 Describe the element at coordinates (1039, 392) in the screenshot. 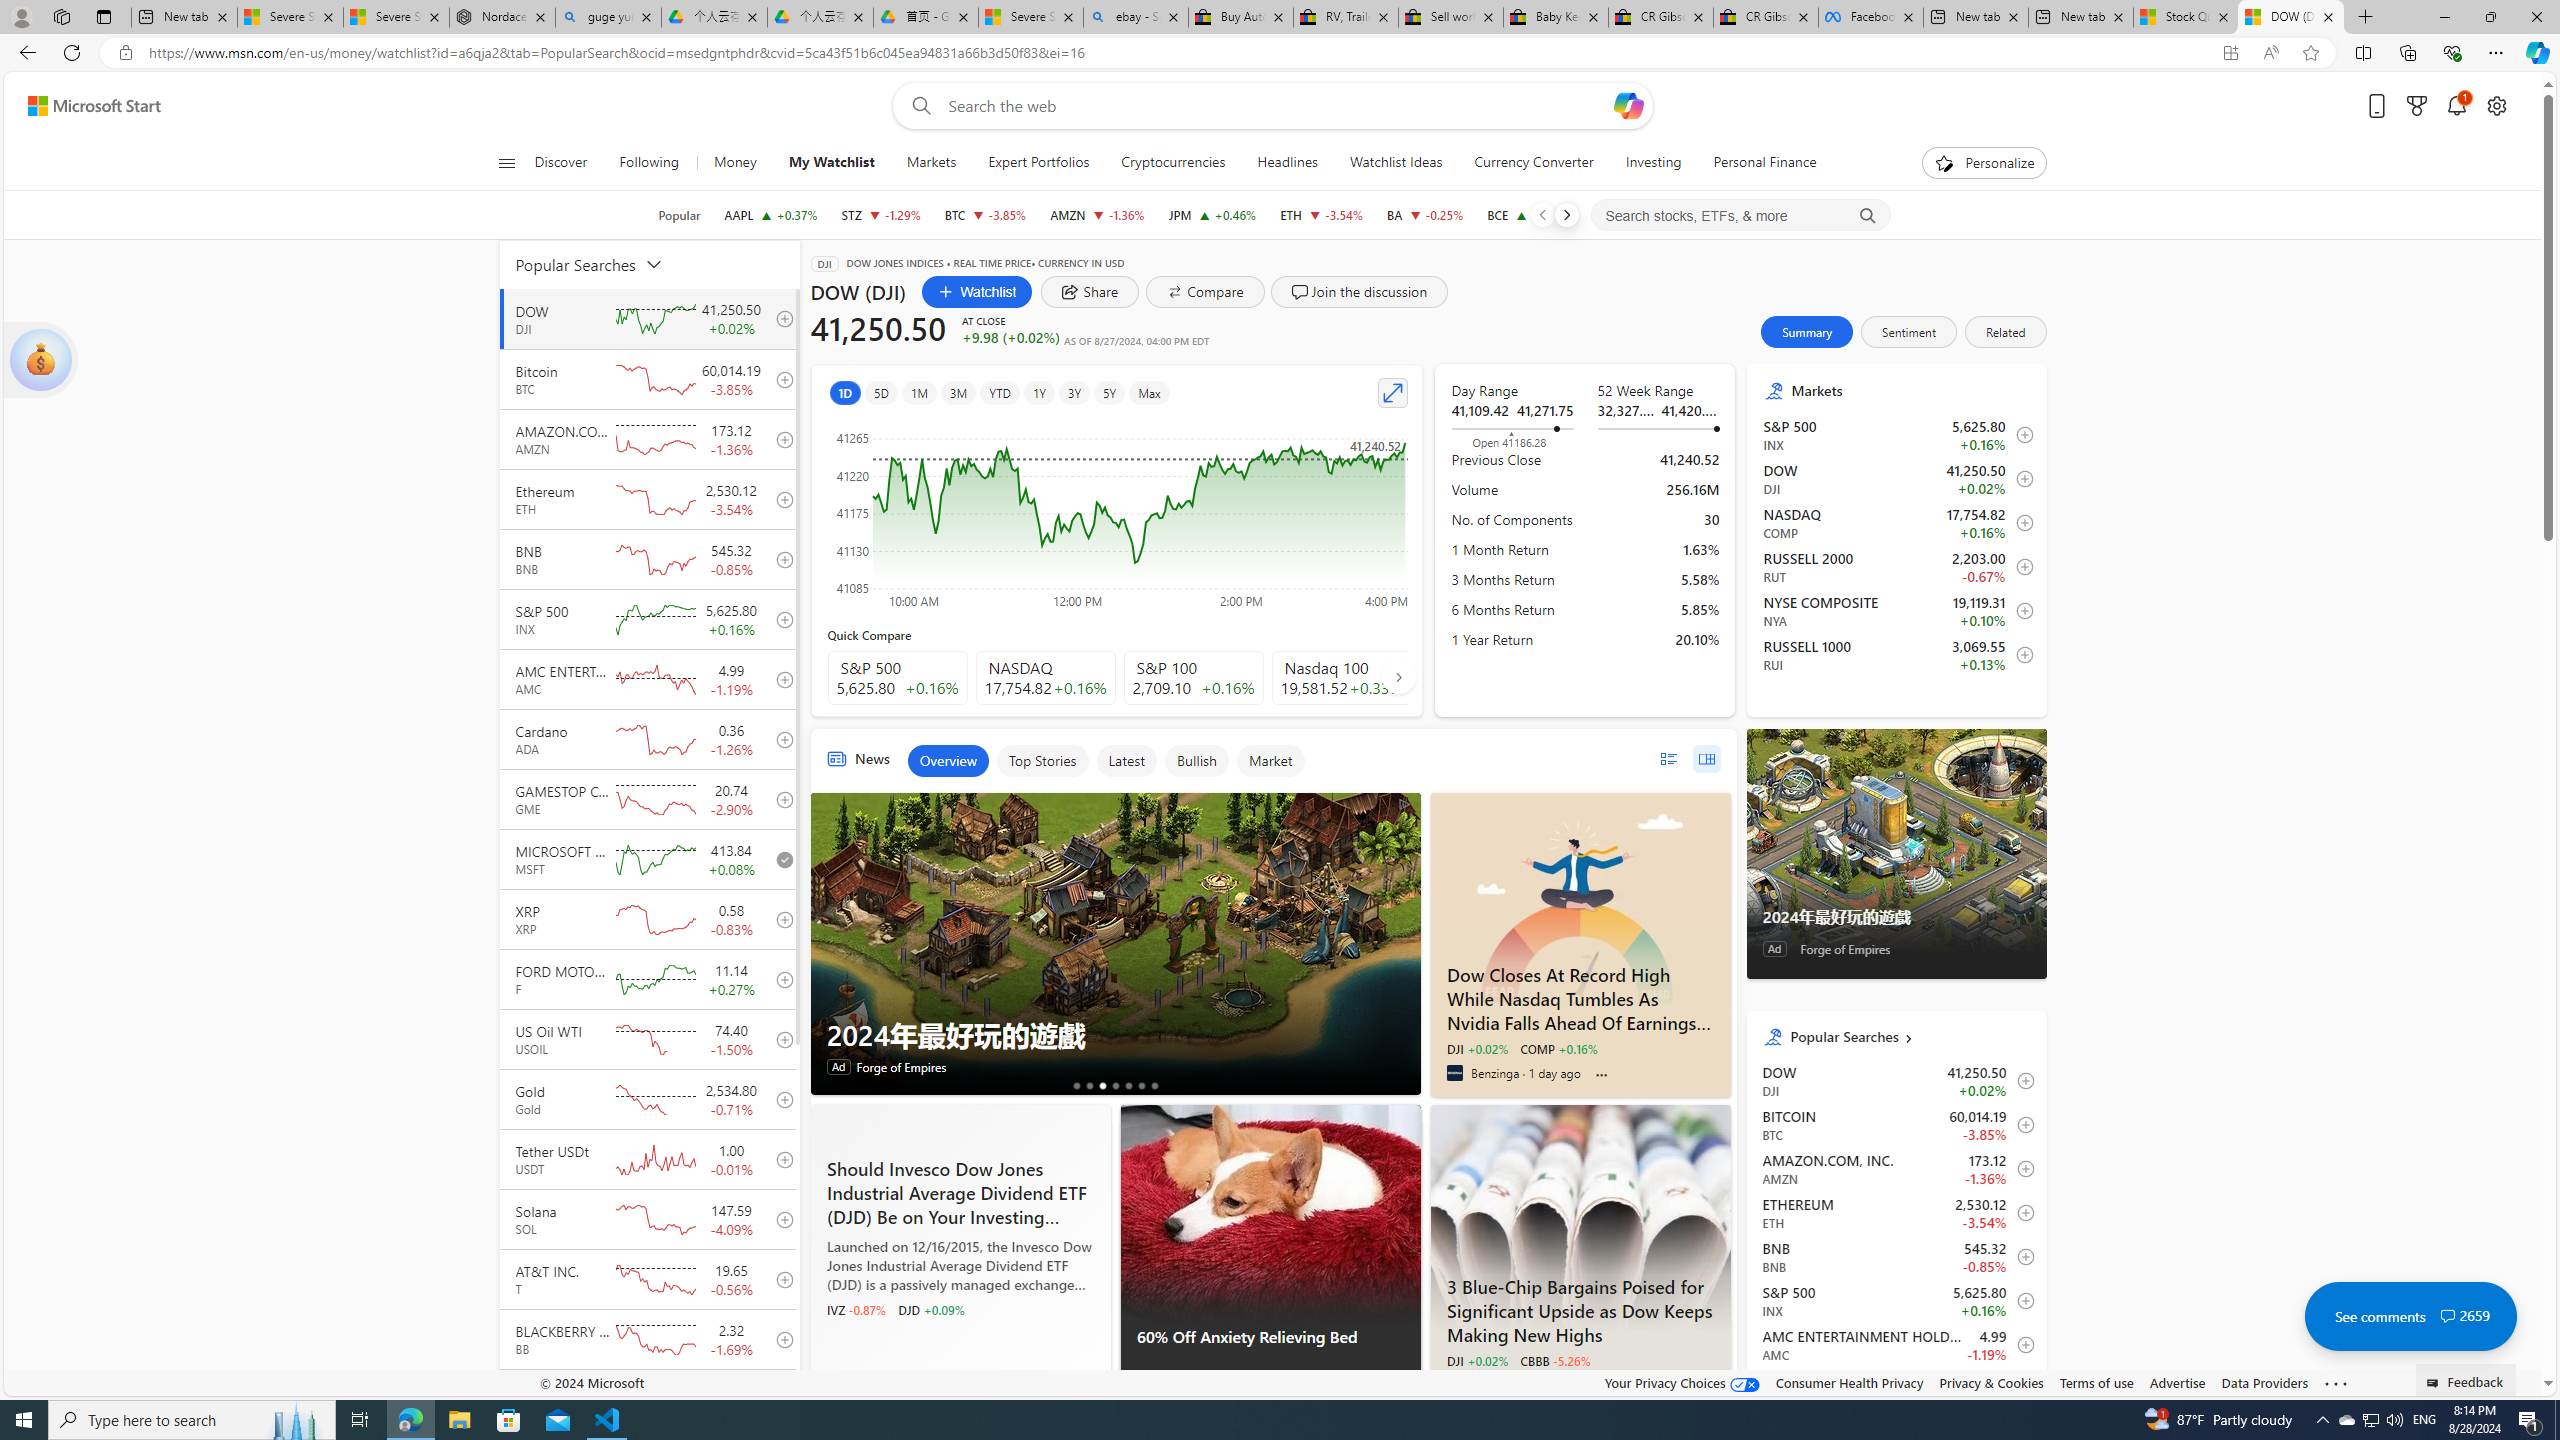

I see `'1Y'` at that location.